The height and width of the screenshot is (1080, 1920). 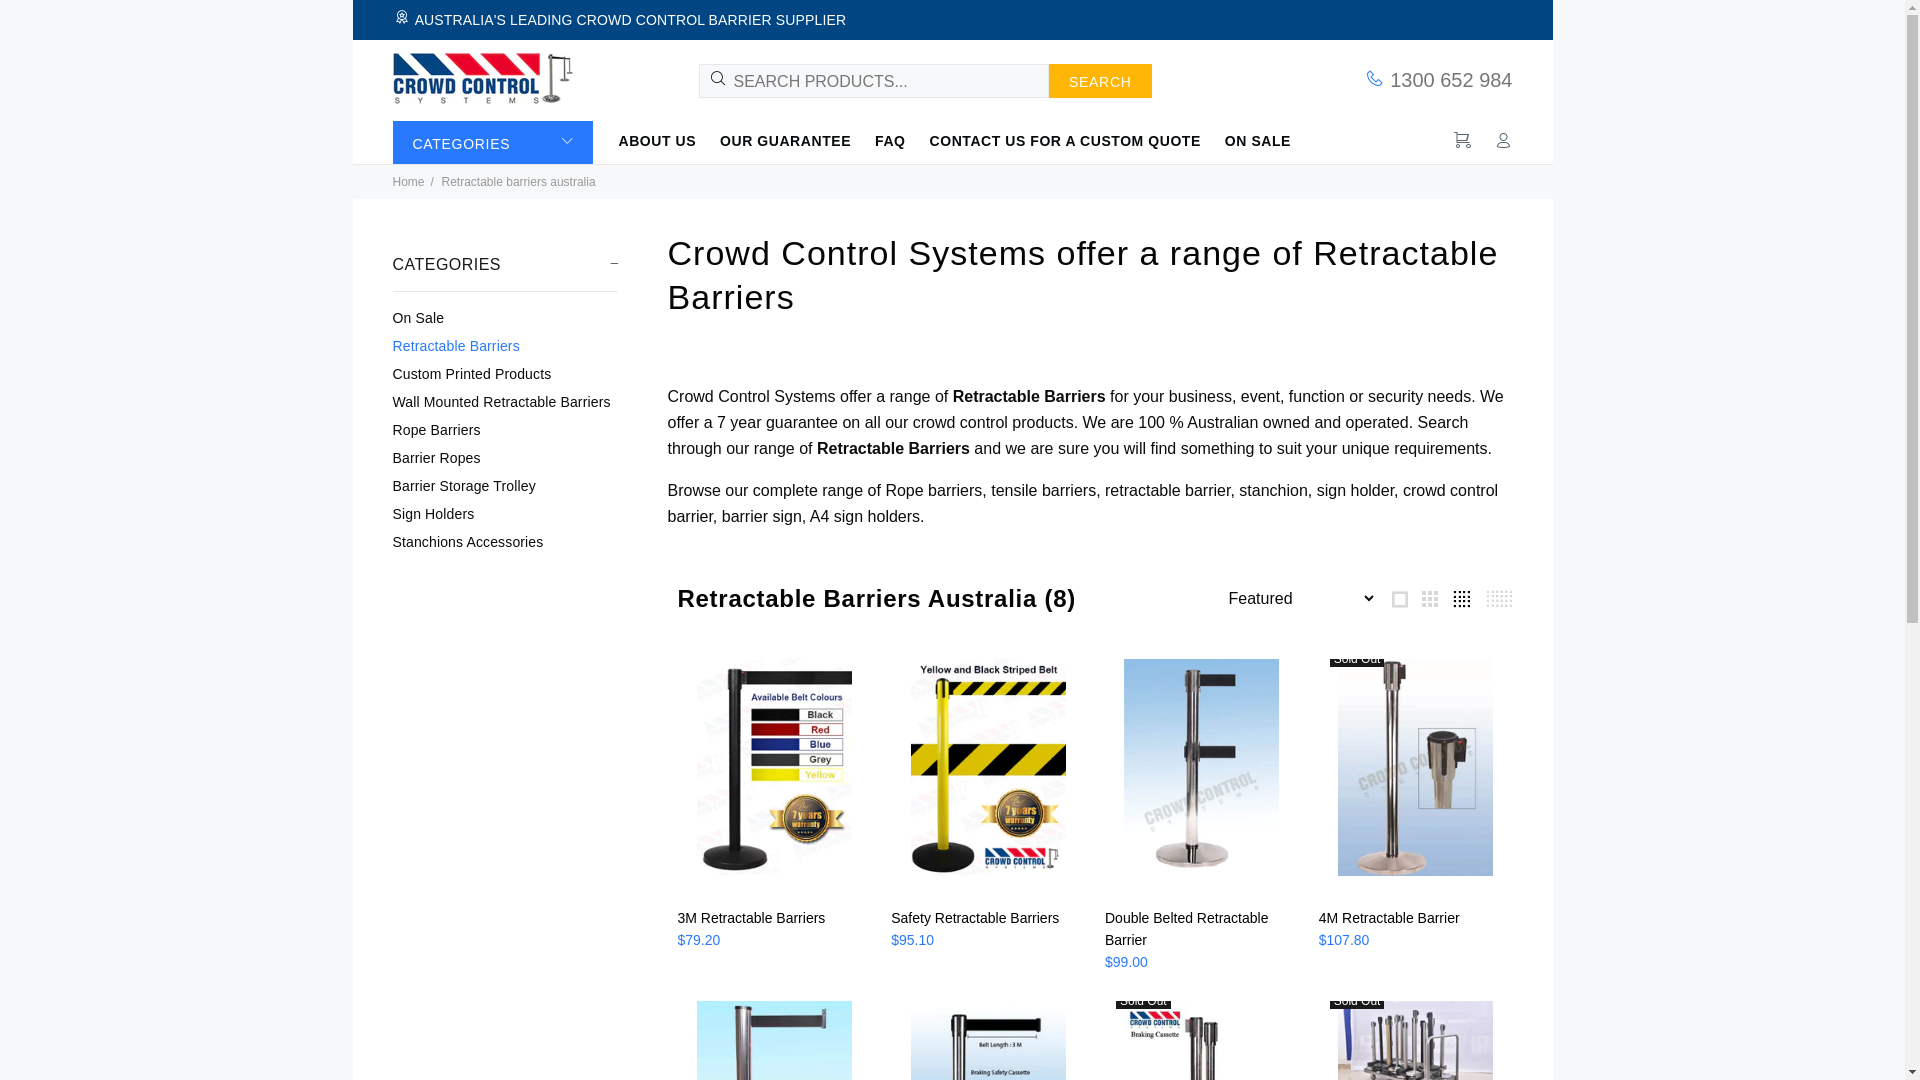 What do you see at coordinates (1388, 918) in the screenshot?
I see `'4M Retractable Barrier'` at bounding box center [1388, 918].